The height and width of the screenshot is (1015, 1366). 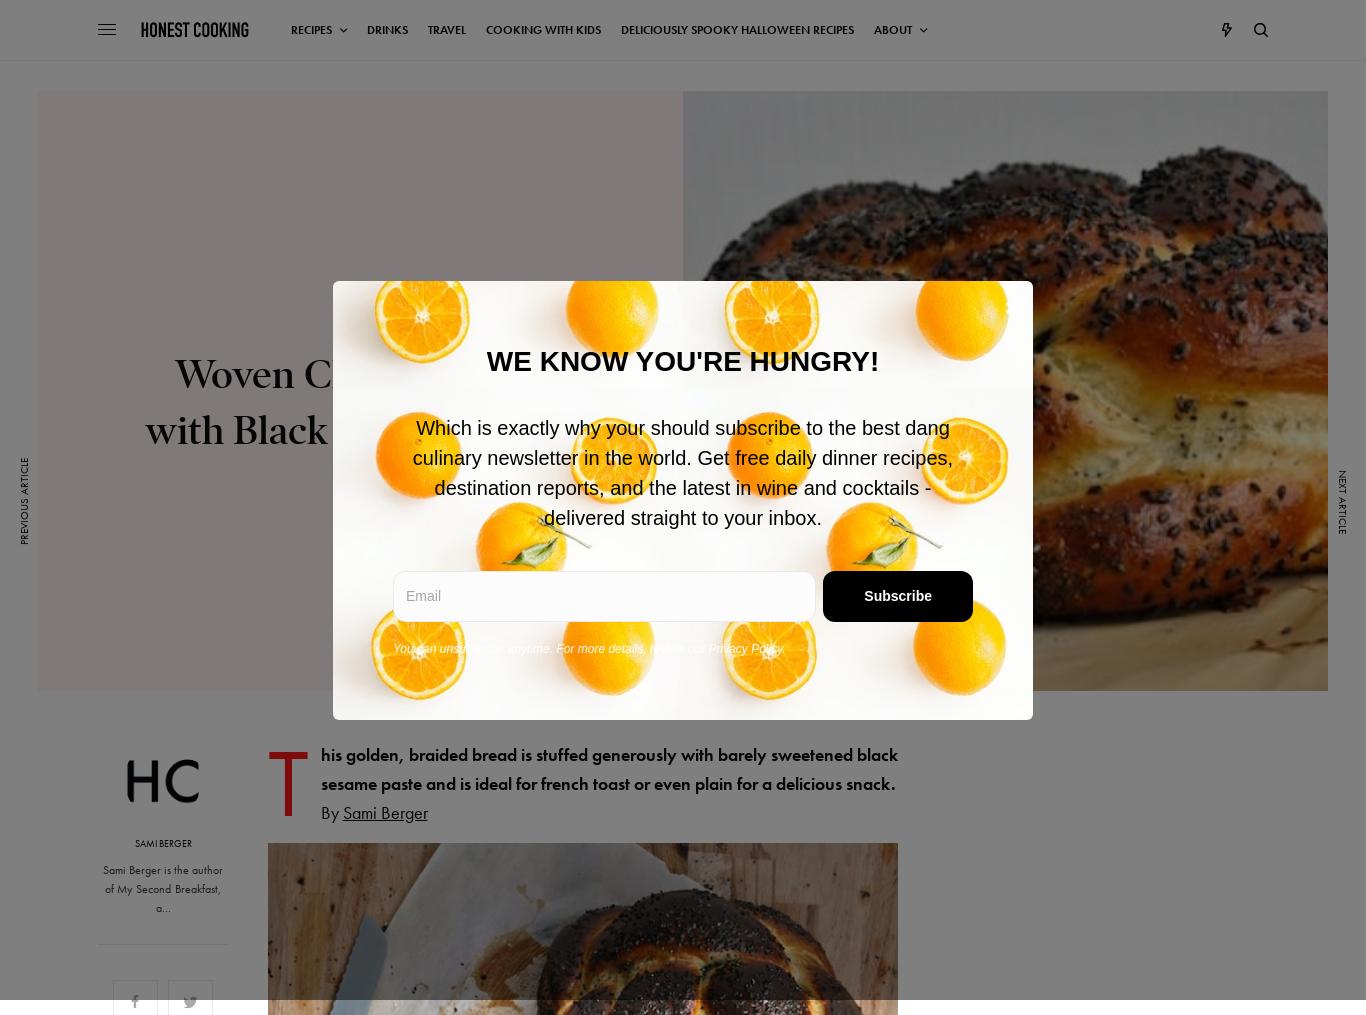 I want to click on 'Previous Article', so click(x=22, y=499).